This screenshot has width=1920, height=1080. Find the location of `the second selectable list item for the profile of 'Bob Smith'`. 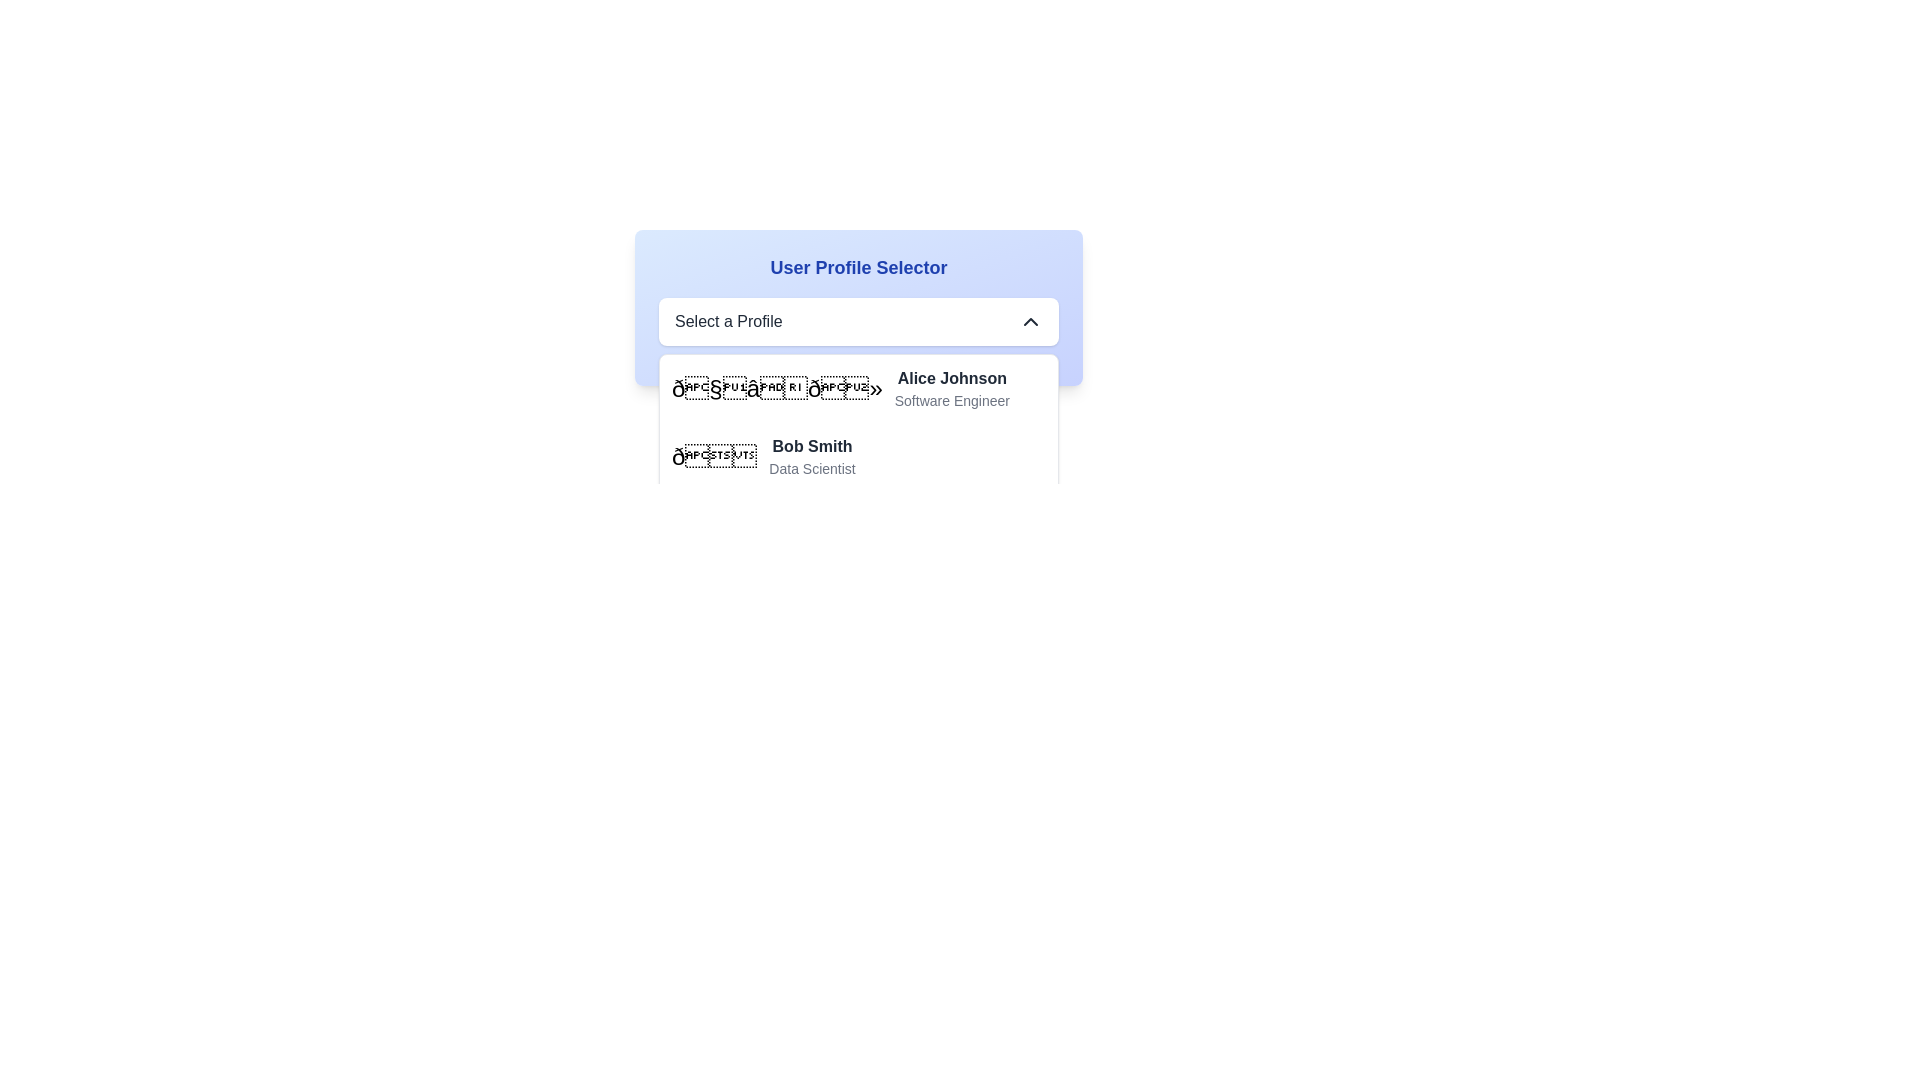

the second selectable list item for the profile of 'Bob Smith' is located at coordinates (859, 456).